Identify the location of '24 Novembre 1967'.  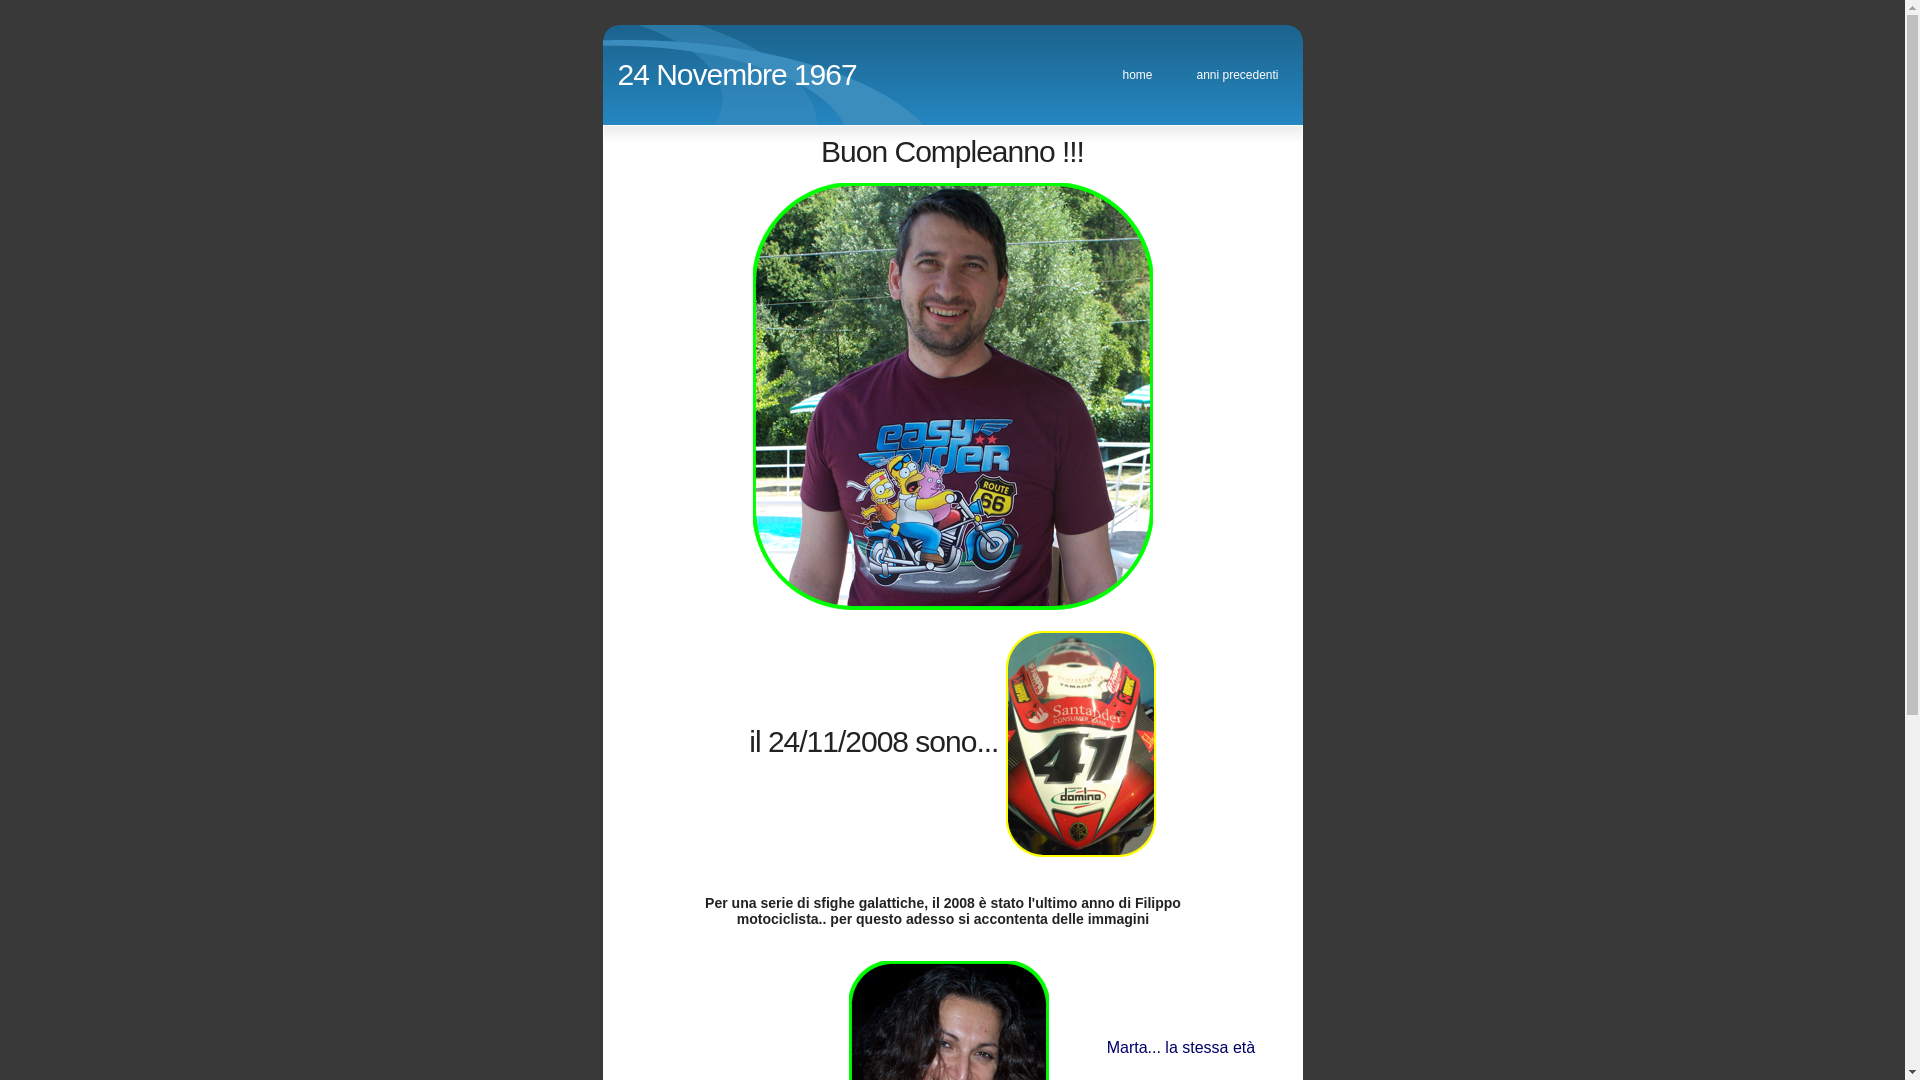
(736, 73).